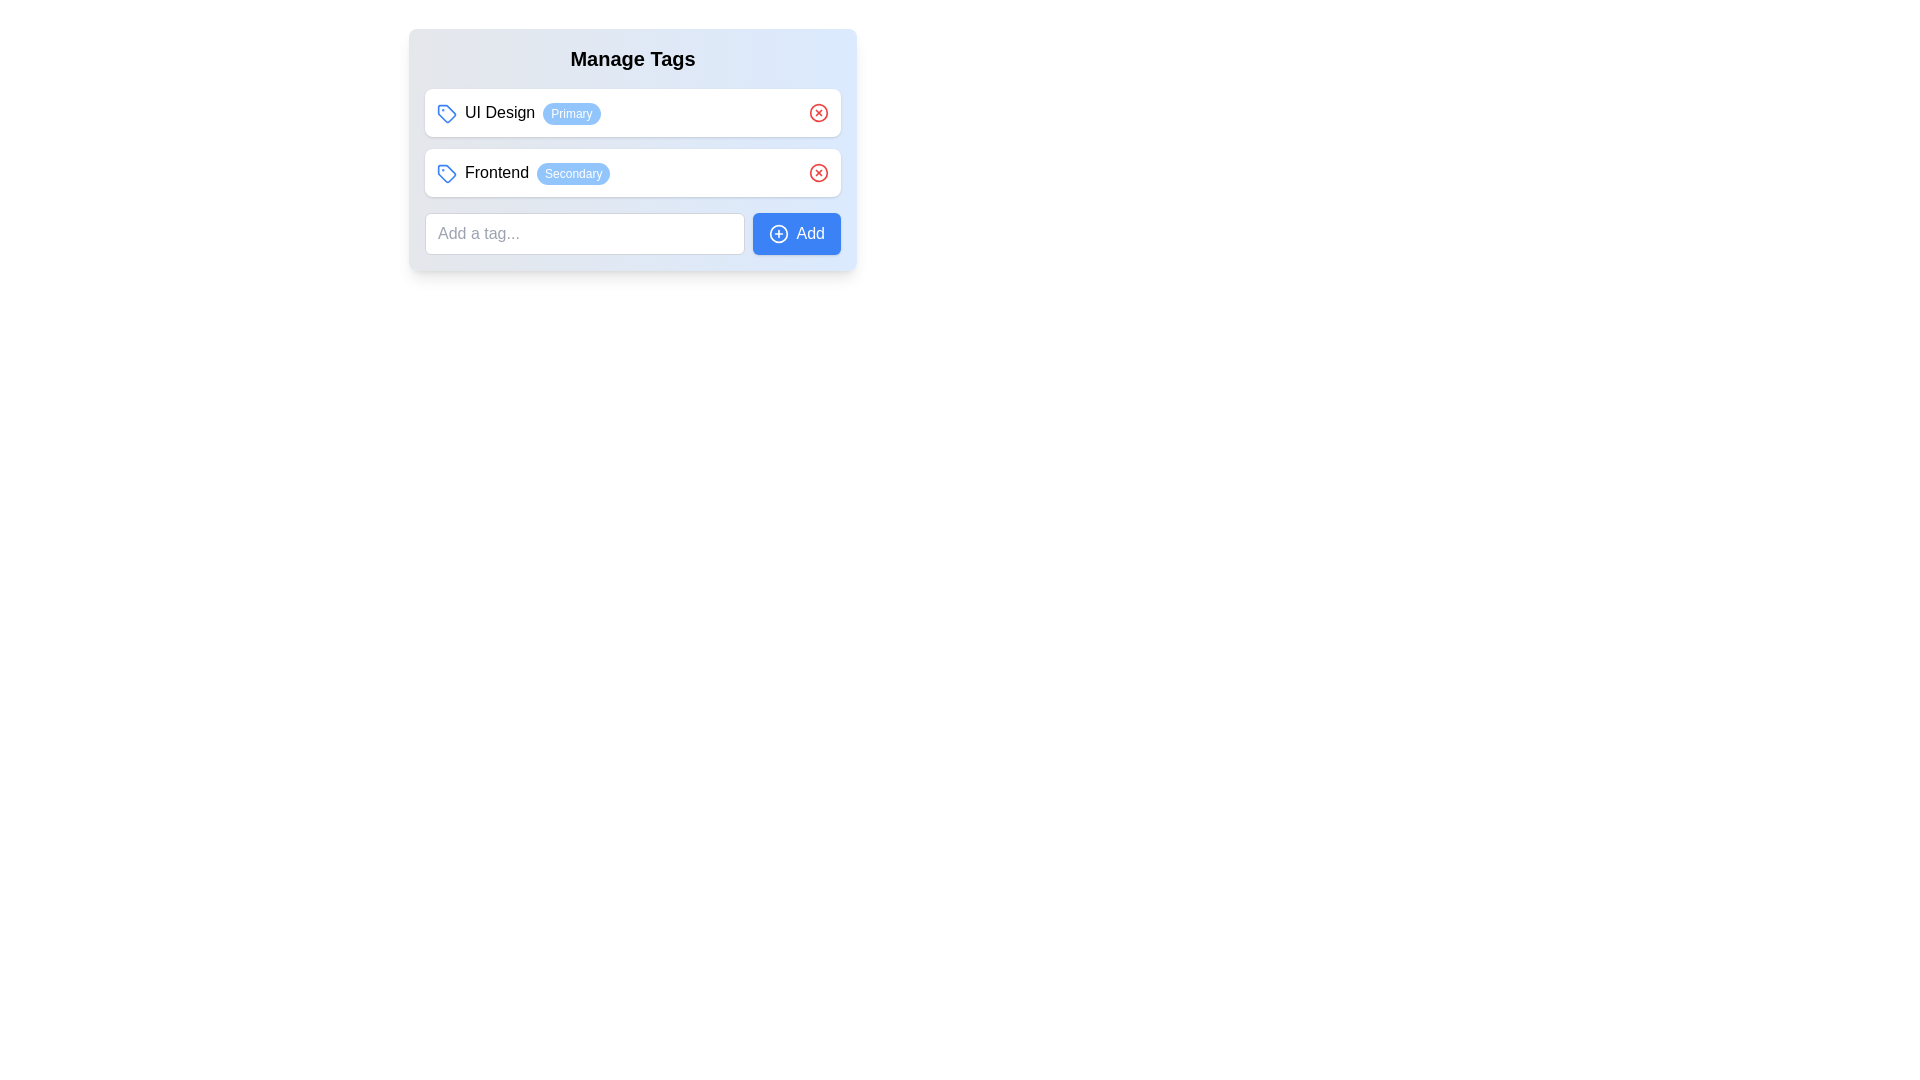  What do you see at coordinates (570, 114) in the screenshot?
I see `the label with the text 'Primary' that has a light blue background and white text, positioned to the right of 'UI Design'` at bounding box center [570, 114].